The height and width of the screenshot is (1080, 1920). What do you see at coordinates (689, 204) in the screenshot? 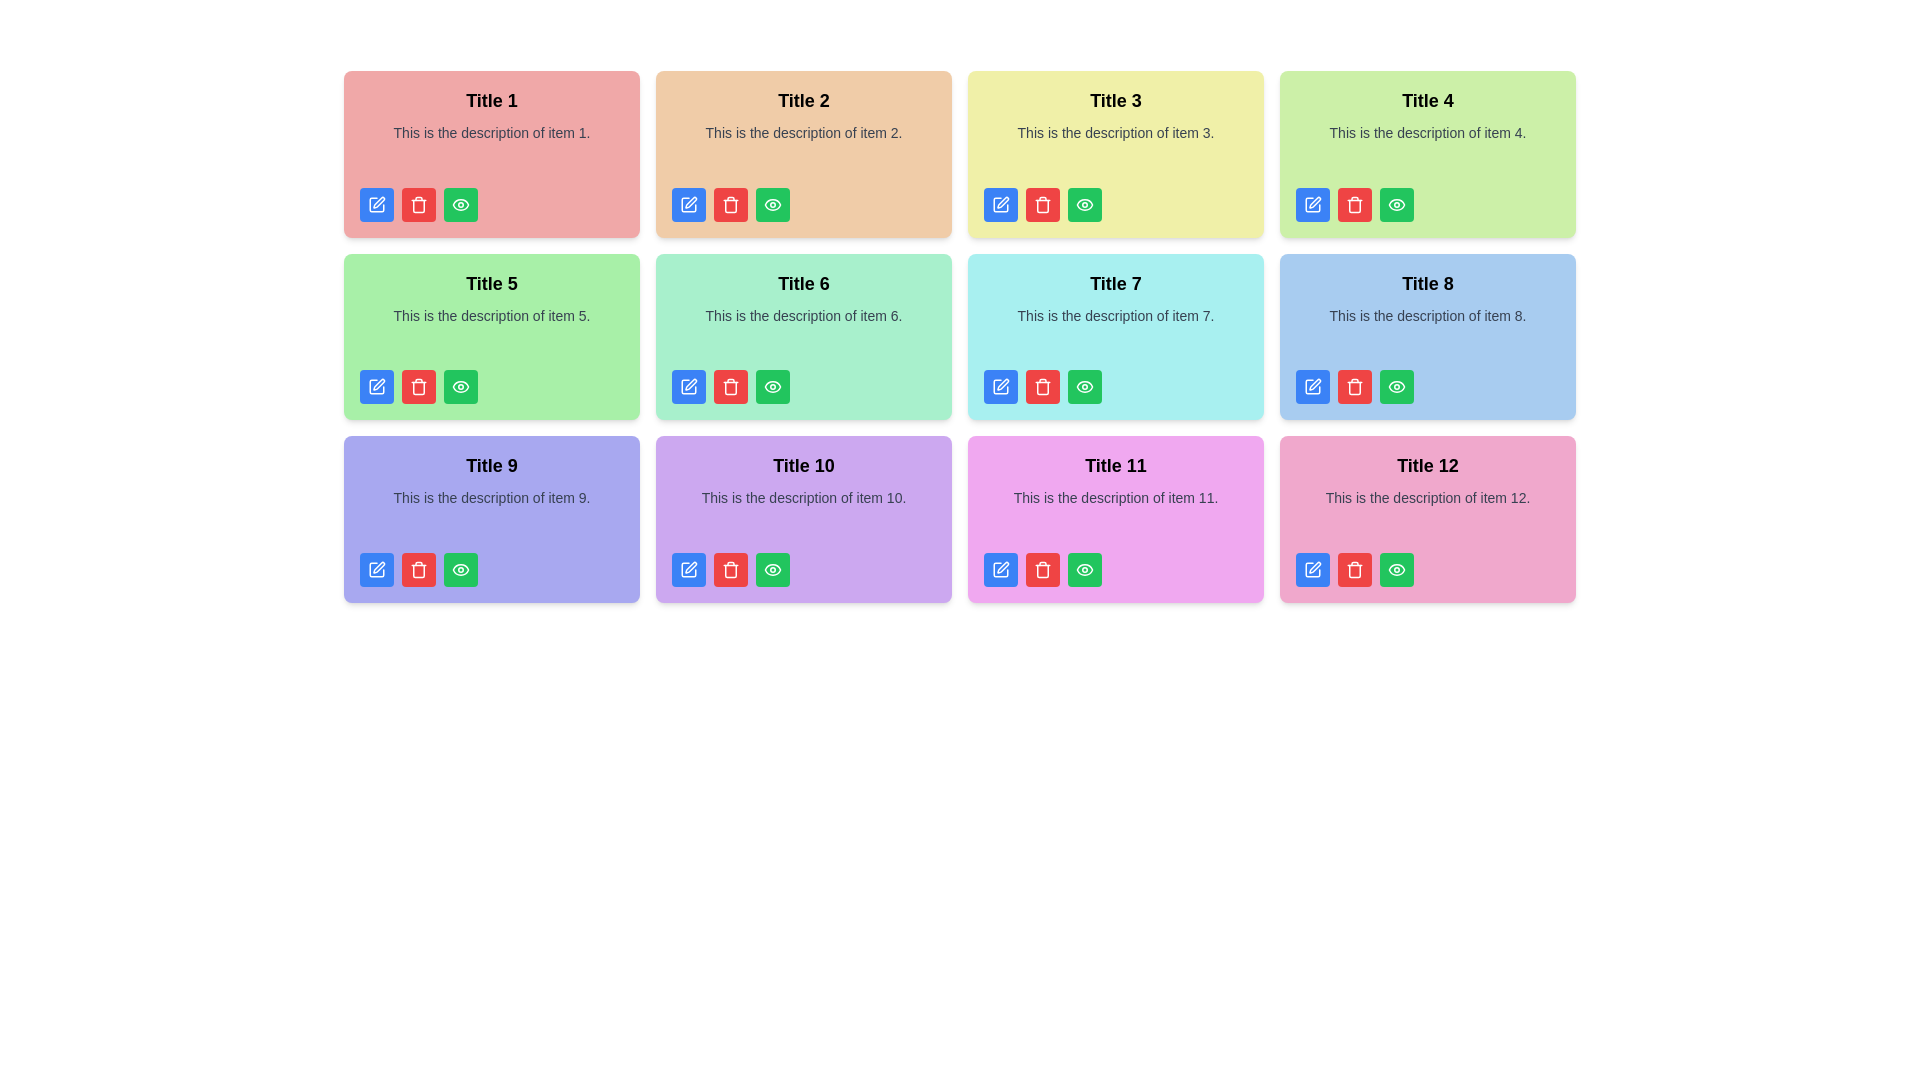
I see `the edit icon button located in the leftmost position of the action button row under 'Title 2'` at bounding box center [689, 204].